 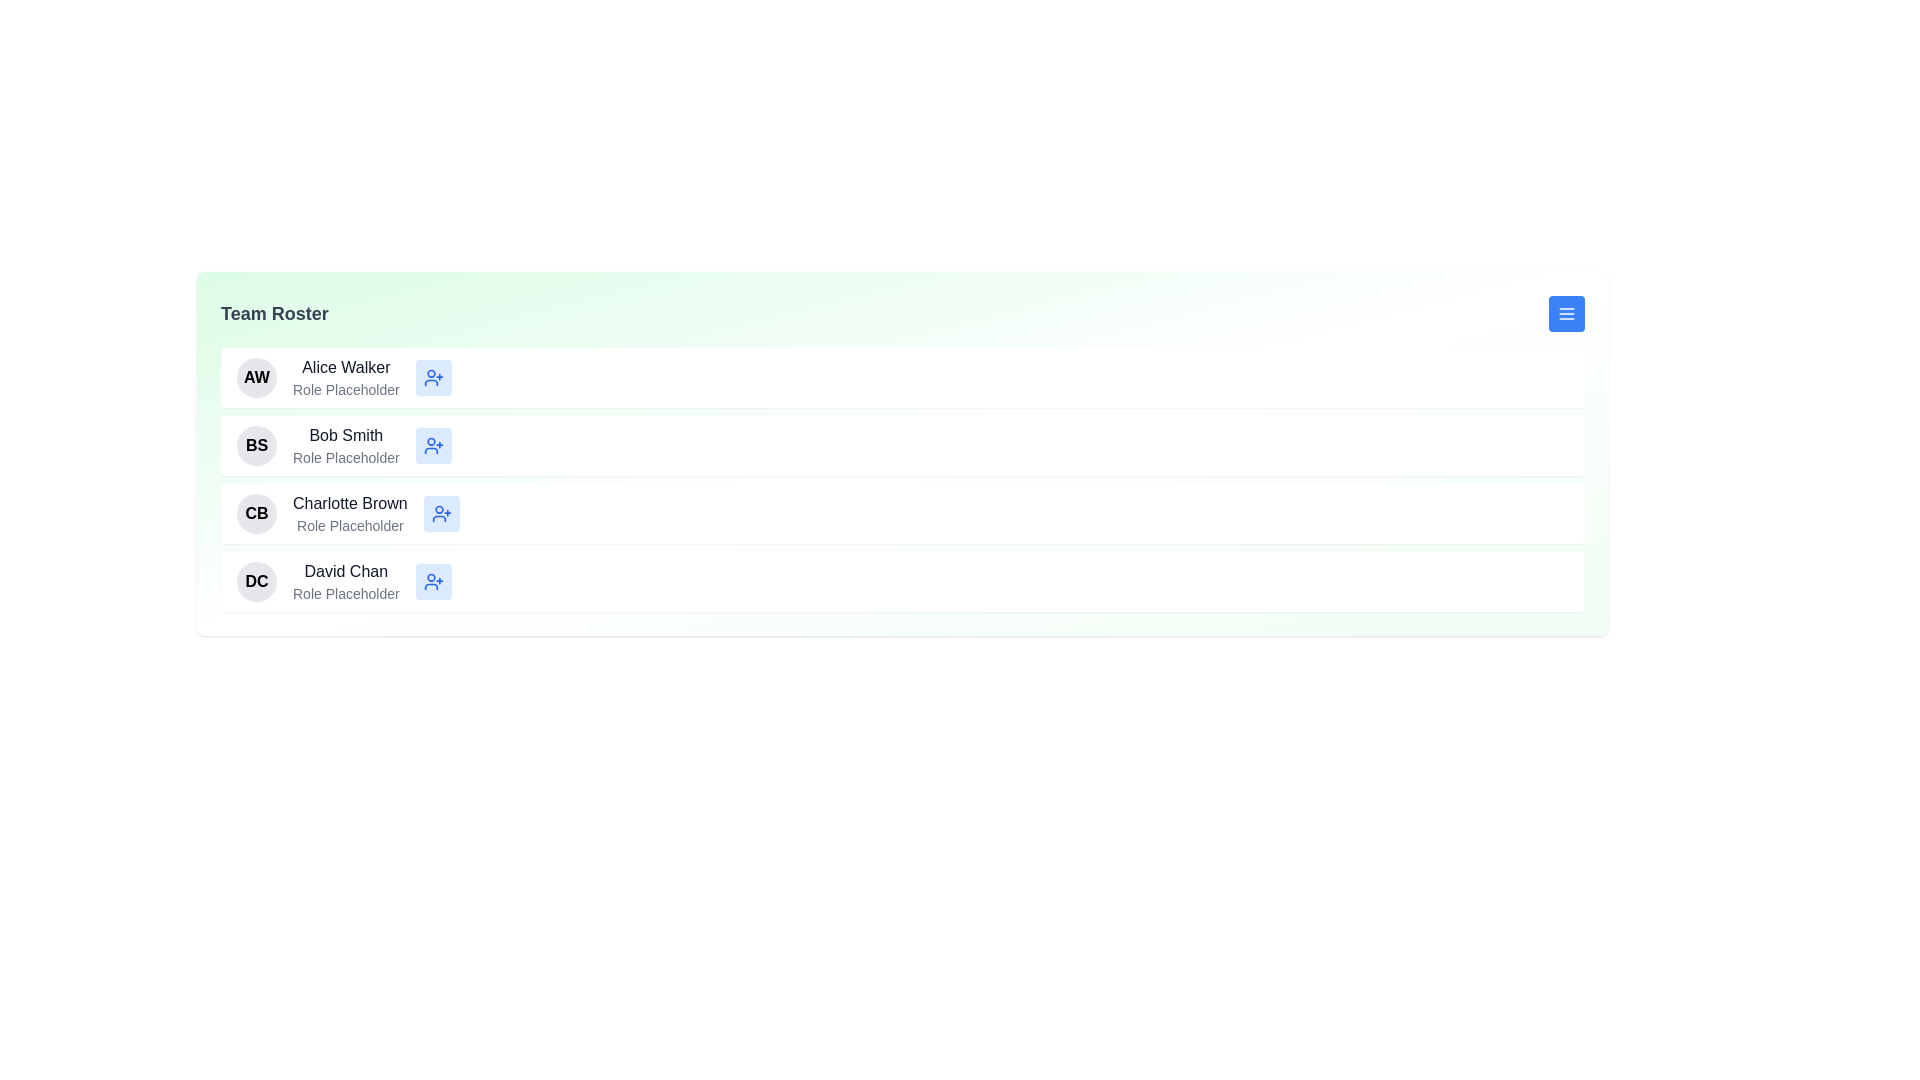 I want to click on the text label displaying 'David Chan' and 'Role Placeholder' in the fourth entry of the 'Team Roster' list, so click(x=346, y=582).